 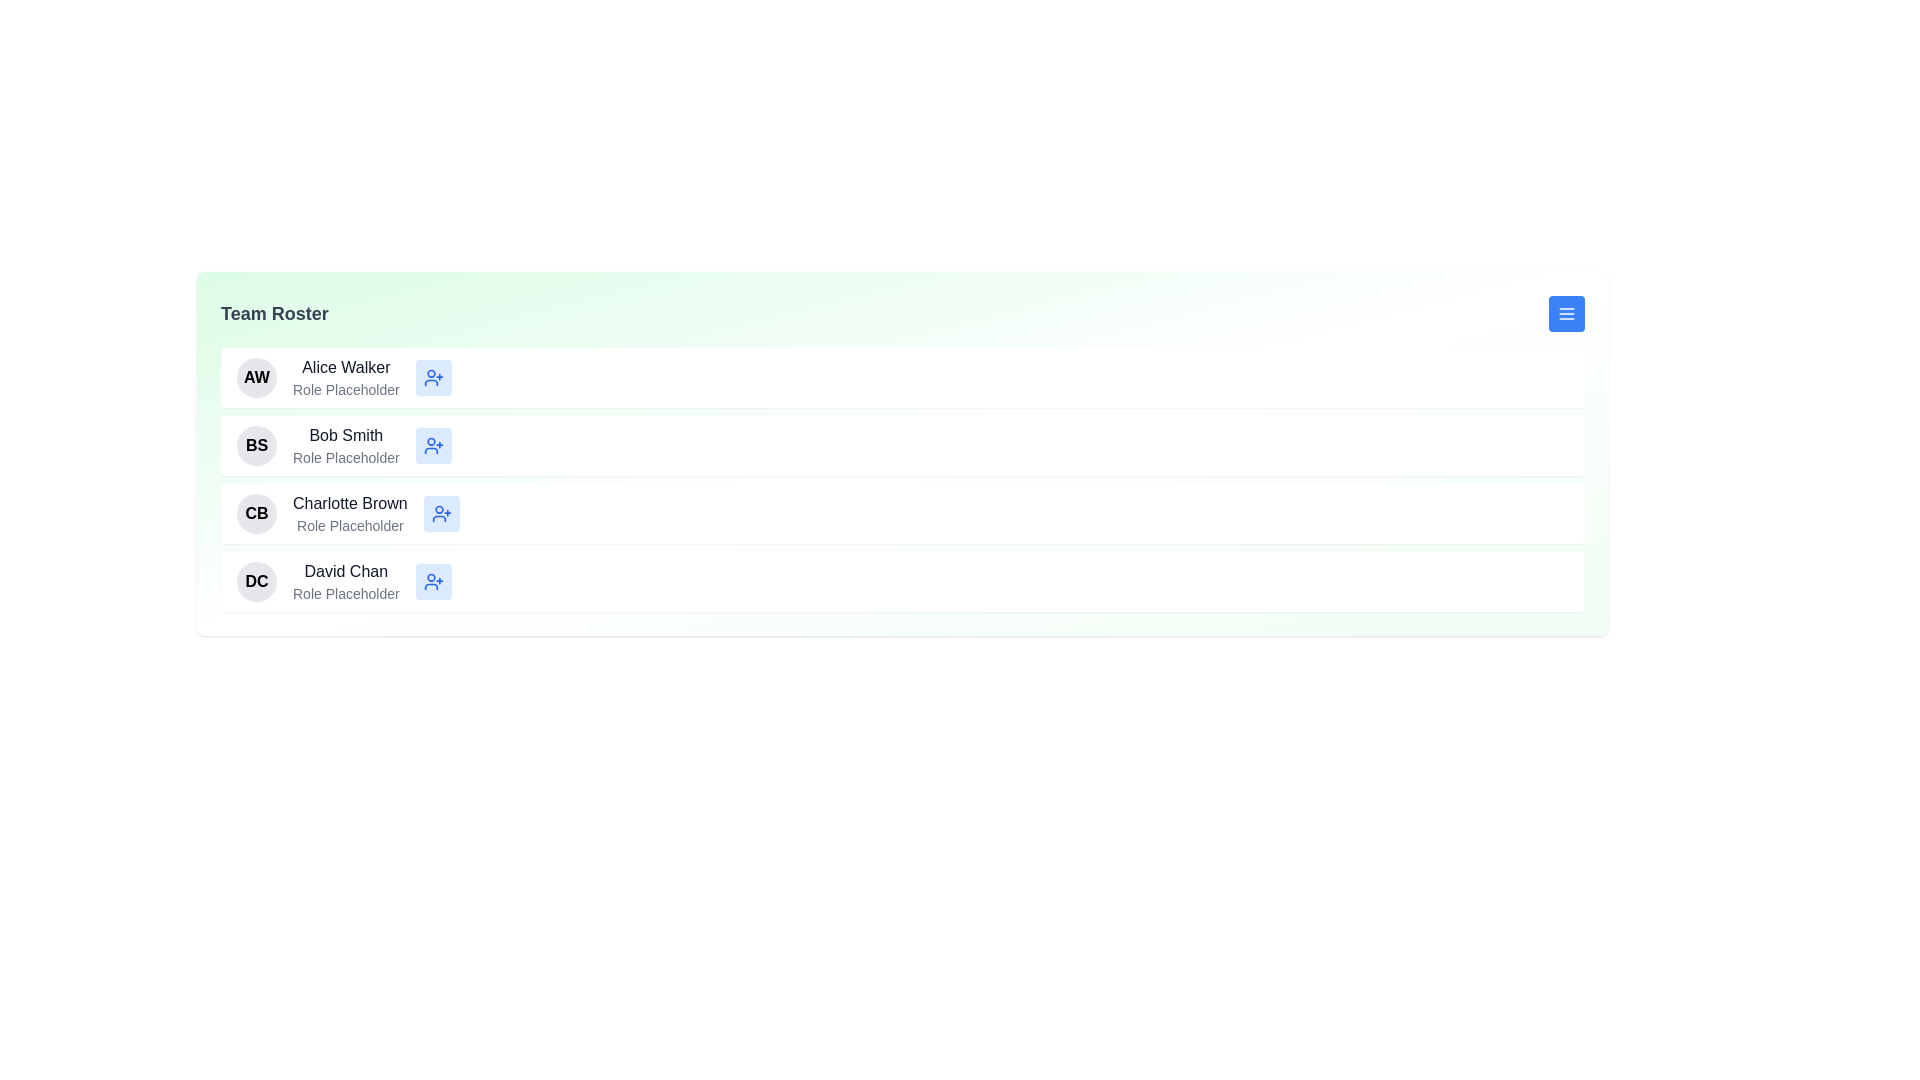 I want to click on the text label displaying 'David Chan' and 'Role Placeholder' in the fourth entry of the 'Team Roster' list, so click(x=346, y=582).